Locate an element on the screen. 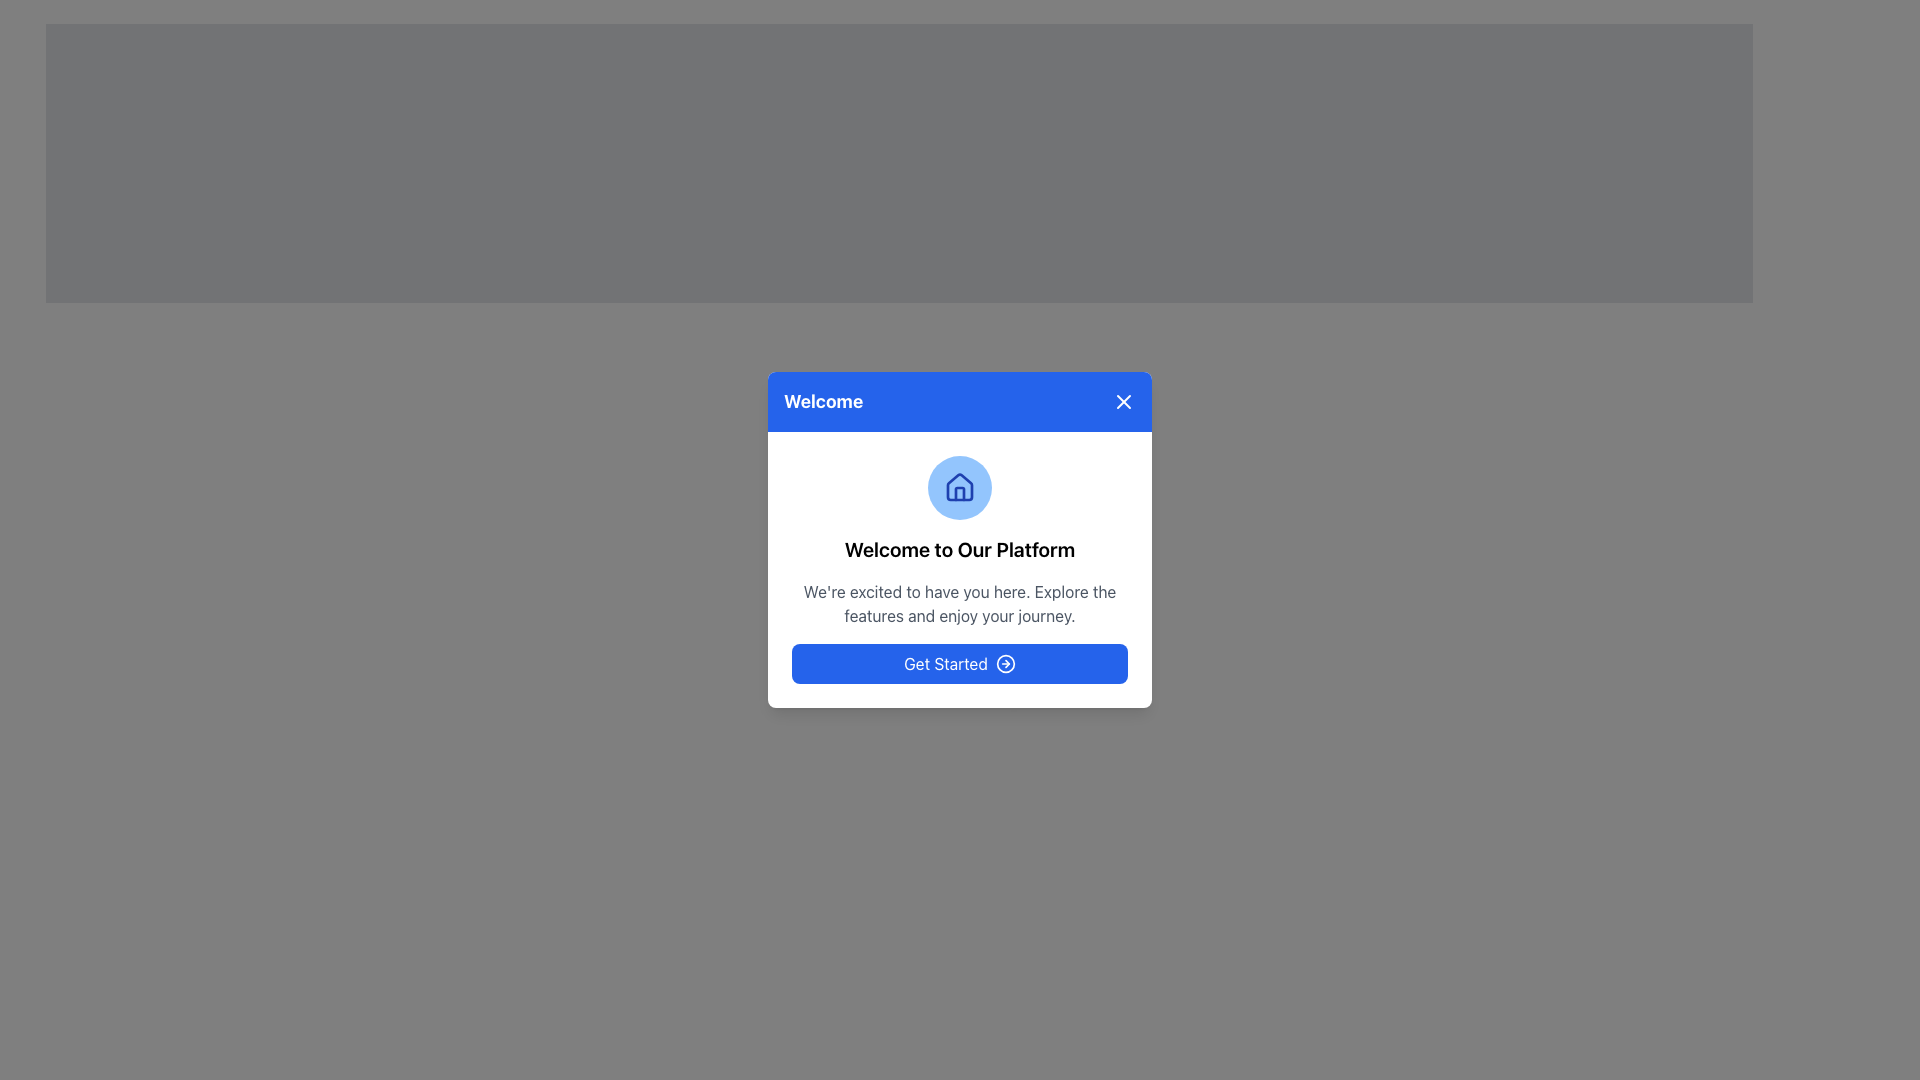 Image resolution: width=1920 pixels, height=1080 pixels. the circular arrow icon located inside the 'Get Started' button in the modal window, which is depicted in blue and white colors is located at coordinates (1005, 663).